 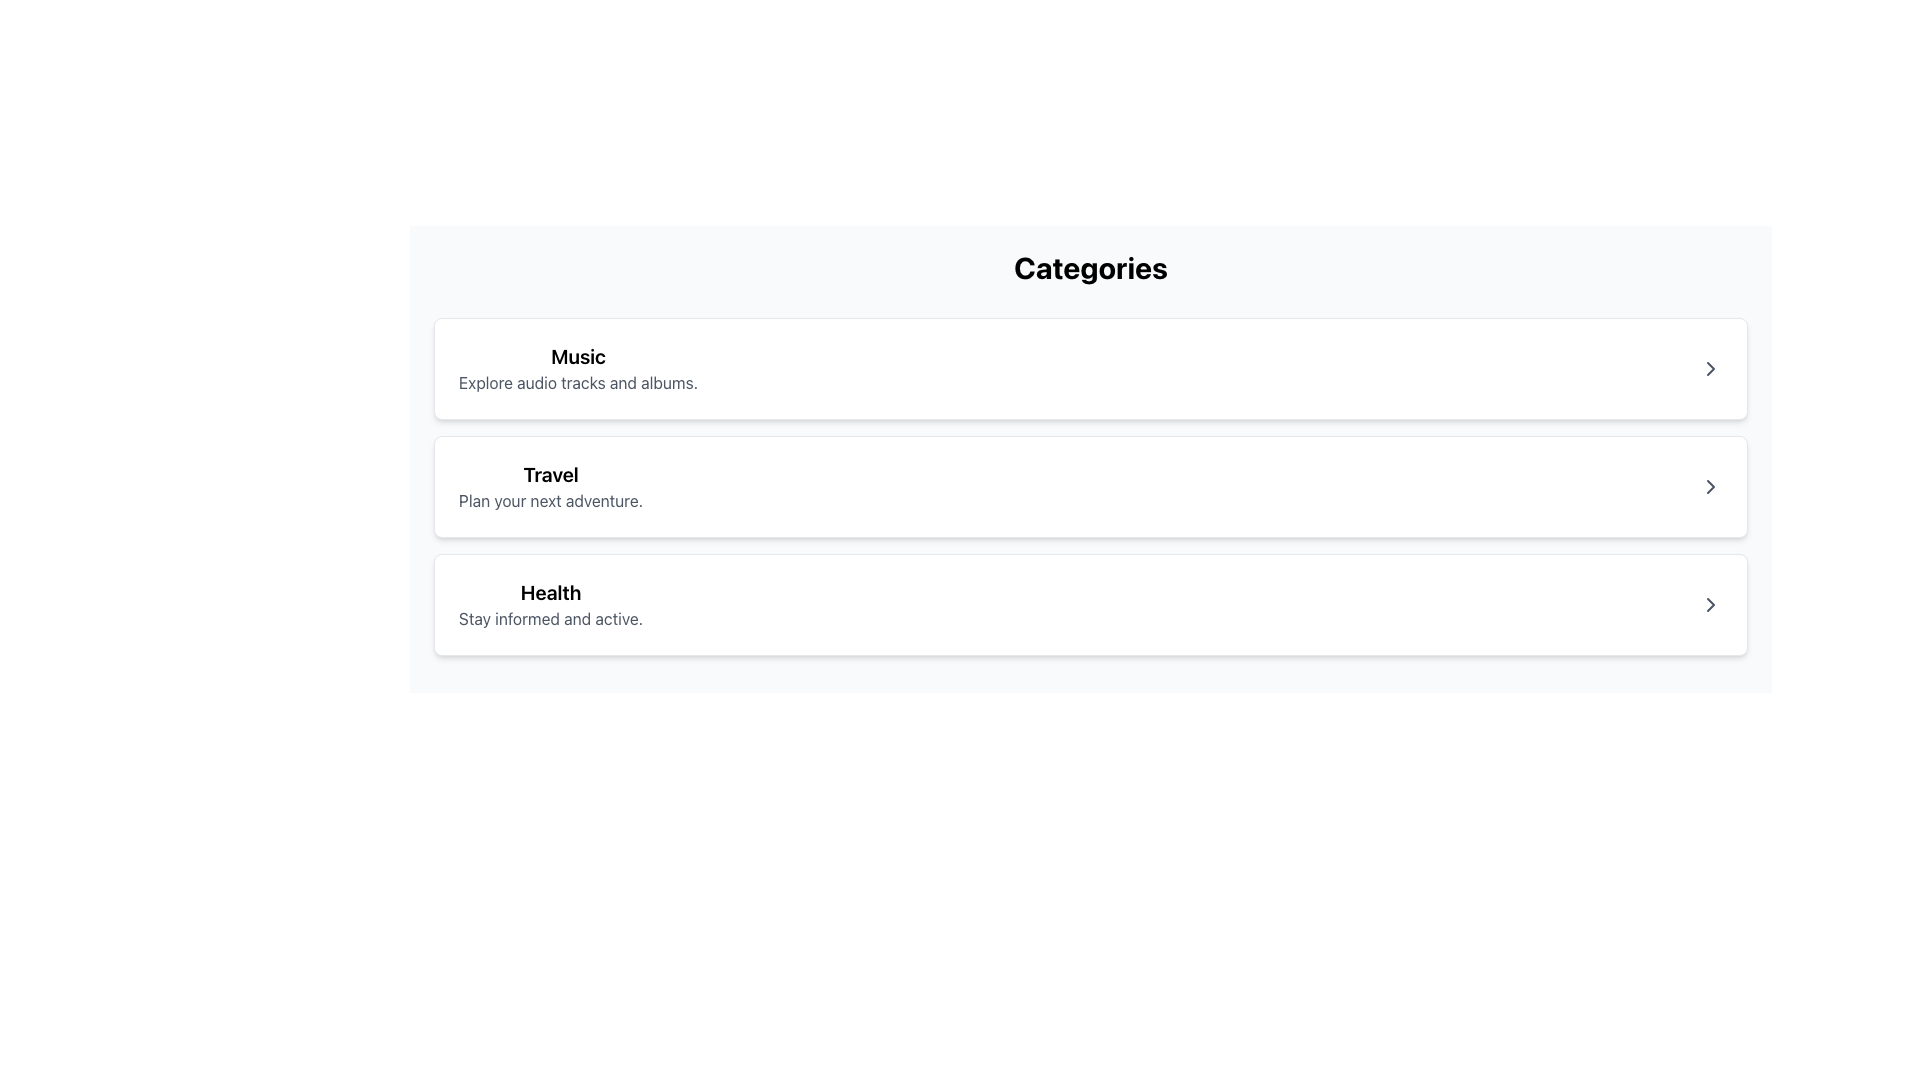 What do you see at coordinates (551, 617) in the screenshot?
I see `the secondary text label located beneath the 'Health' text in the third card of the vertical list of cards` at bounding box center [551, 617].